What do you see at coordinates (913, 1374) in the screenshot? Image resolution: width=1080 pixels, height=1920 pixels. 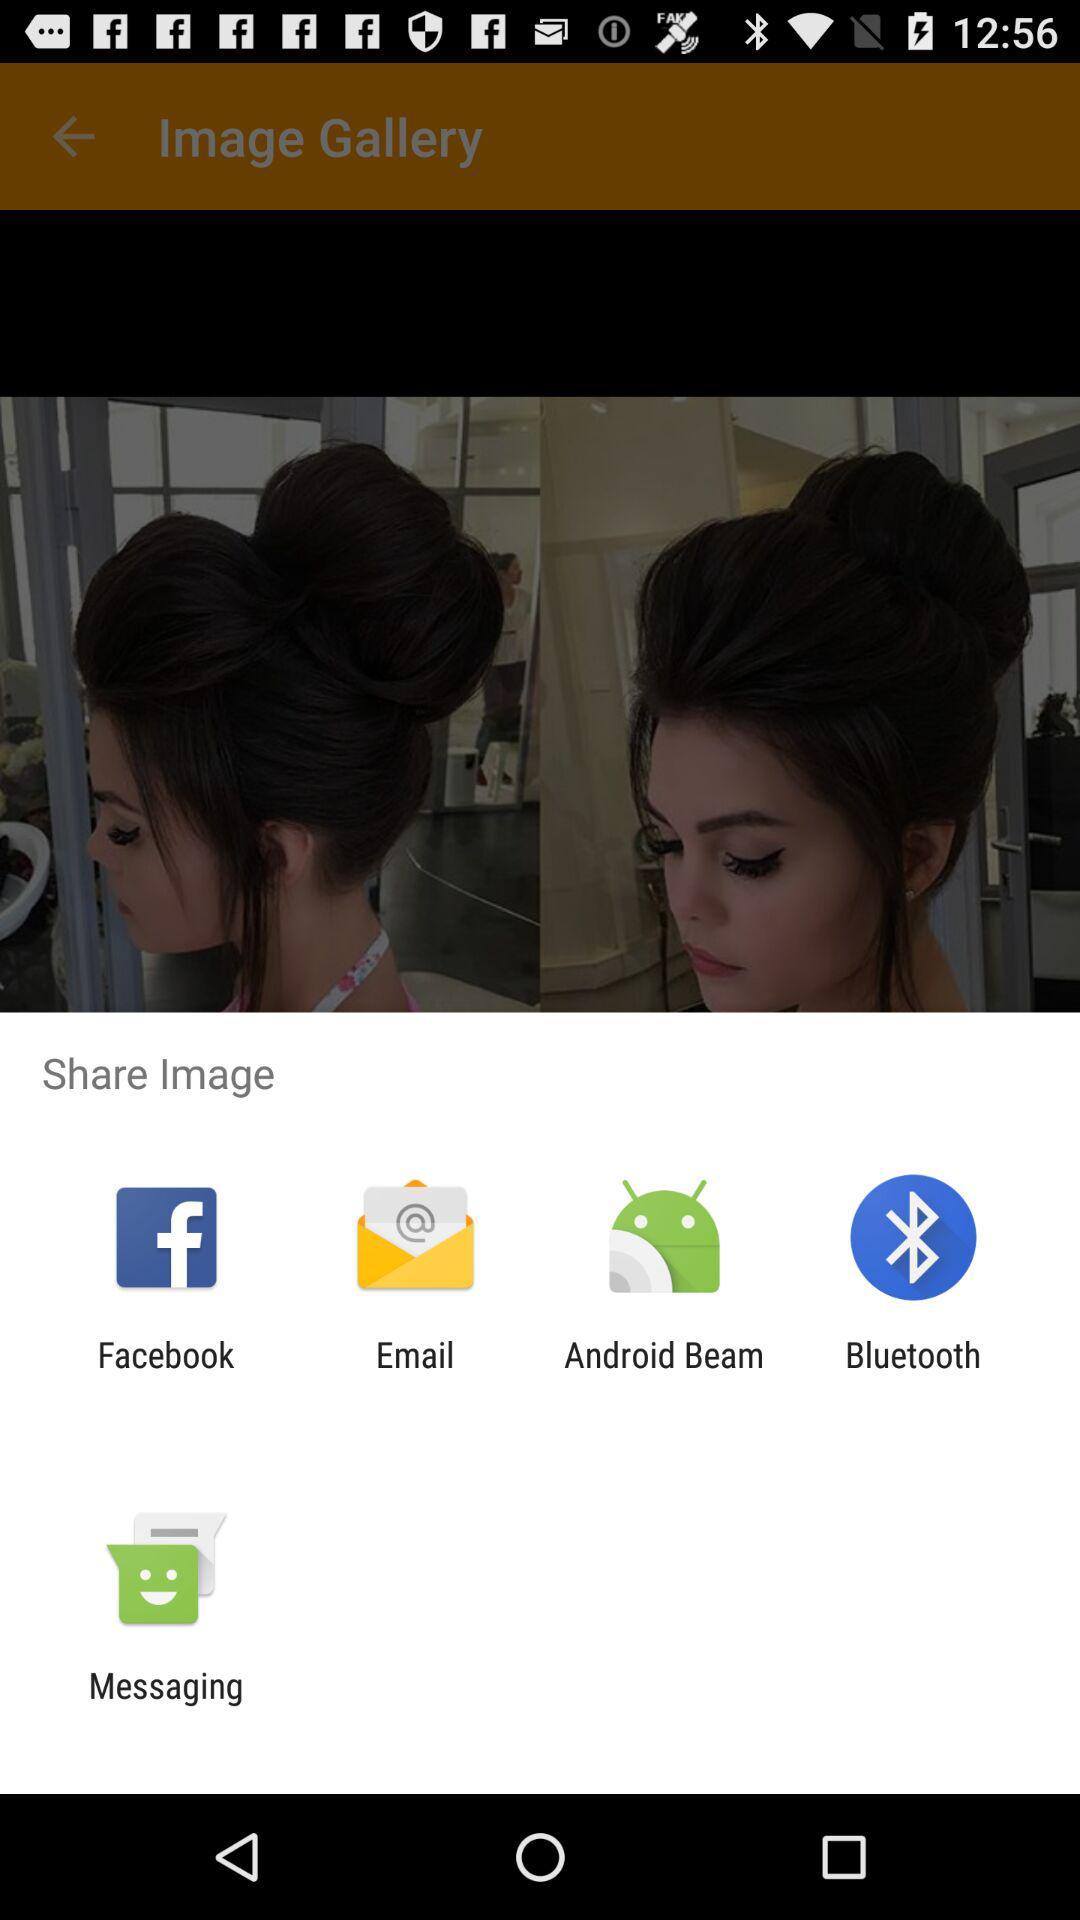 I see `the bluetooth icon` at bounding box center [913, 1374].